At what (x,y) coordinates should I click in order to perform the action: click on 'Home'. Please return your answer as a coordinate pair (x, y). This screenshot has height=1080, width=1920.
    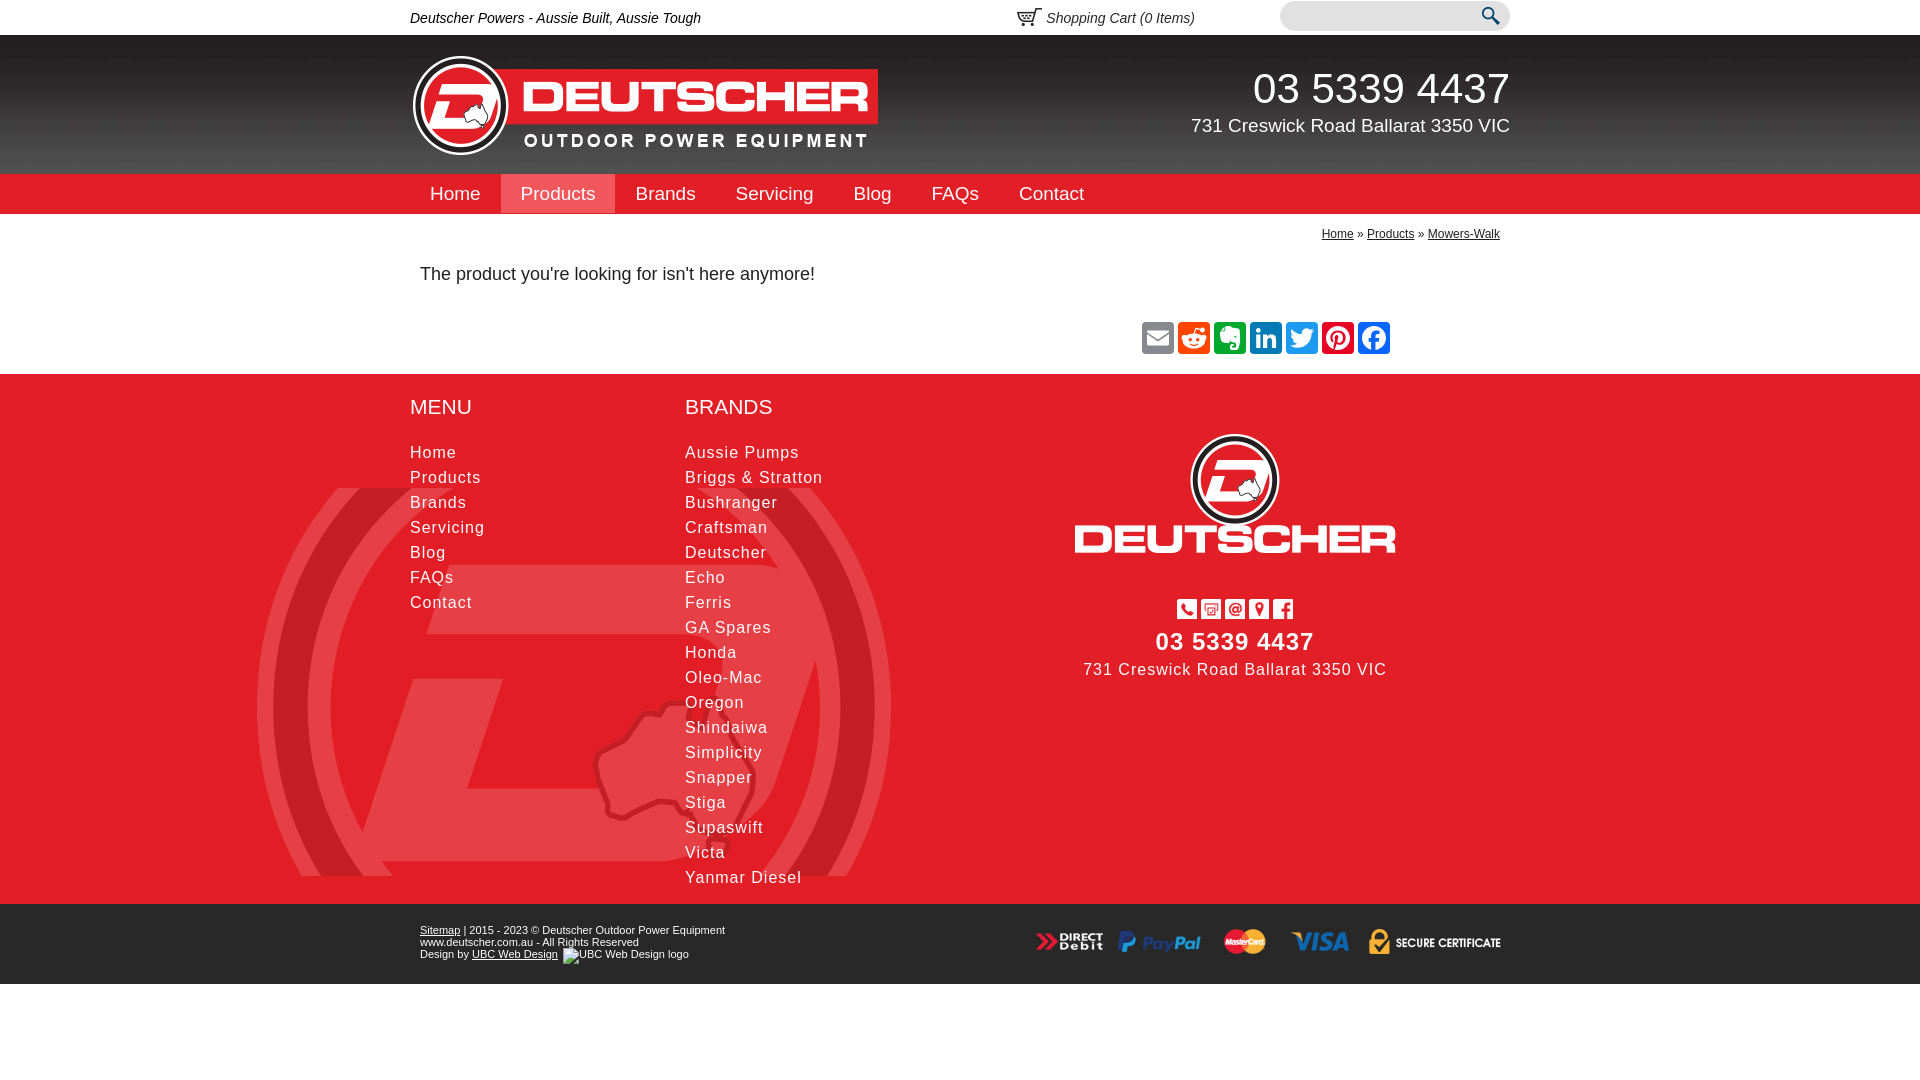
    Looking at the image, I should click on (1338, 233).